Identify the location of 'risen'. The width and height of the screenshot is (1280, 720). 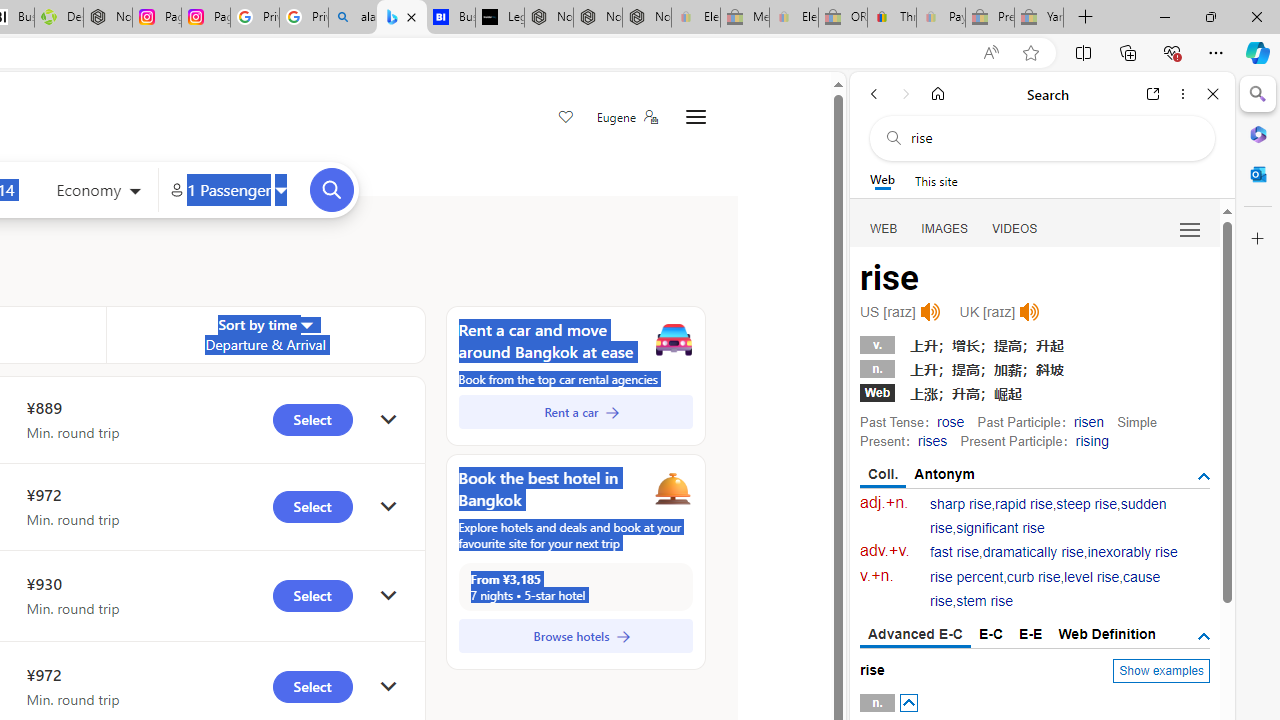
(1087, 420).